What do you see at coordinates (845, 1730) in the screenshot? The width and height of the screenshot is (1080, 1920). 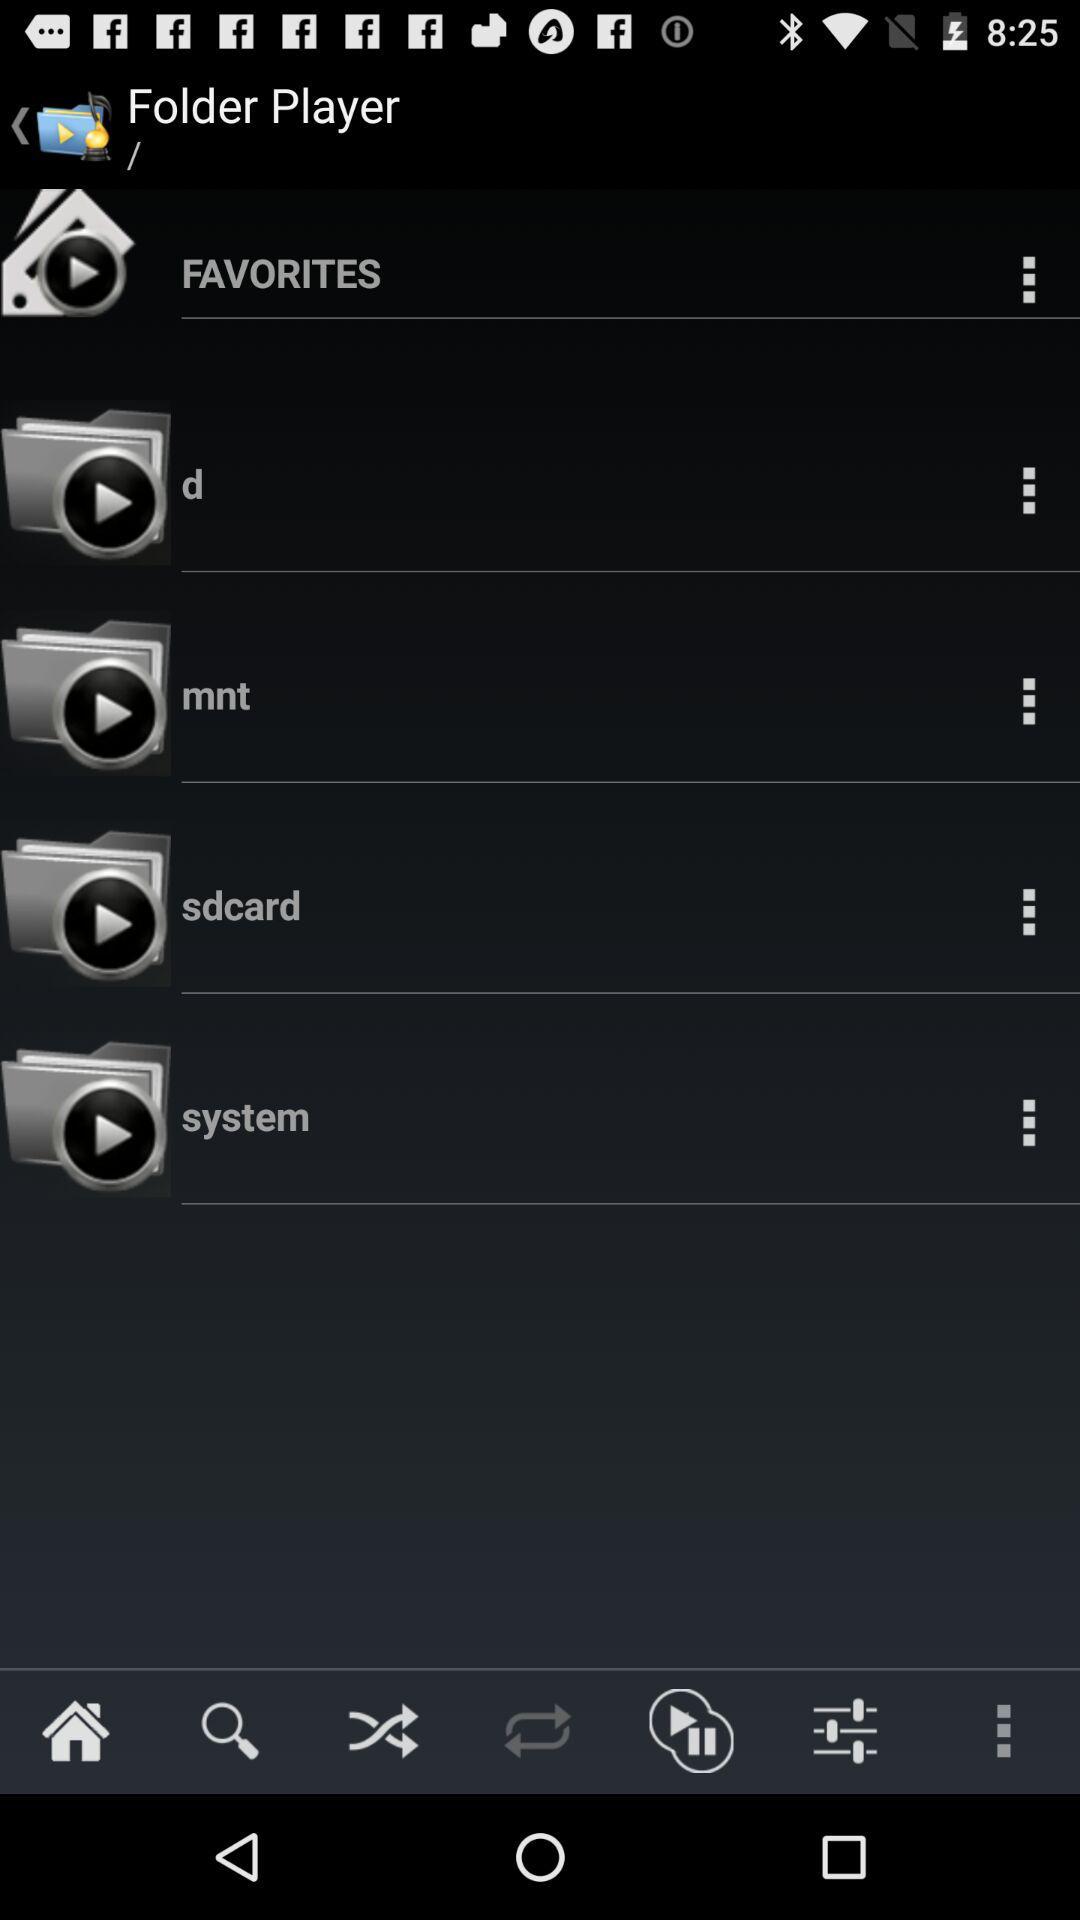 I see `the second image from left at the bottom of the page` at bounding box center [845, 1730].